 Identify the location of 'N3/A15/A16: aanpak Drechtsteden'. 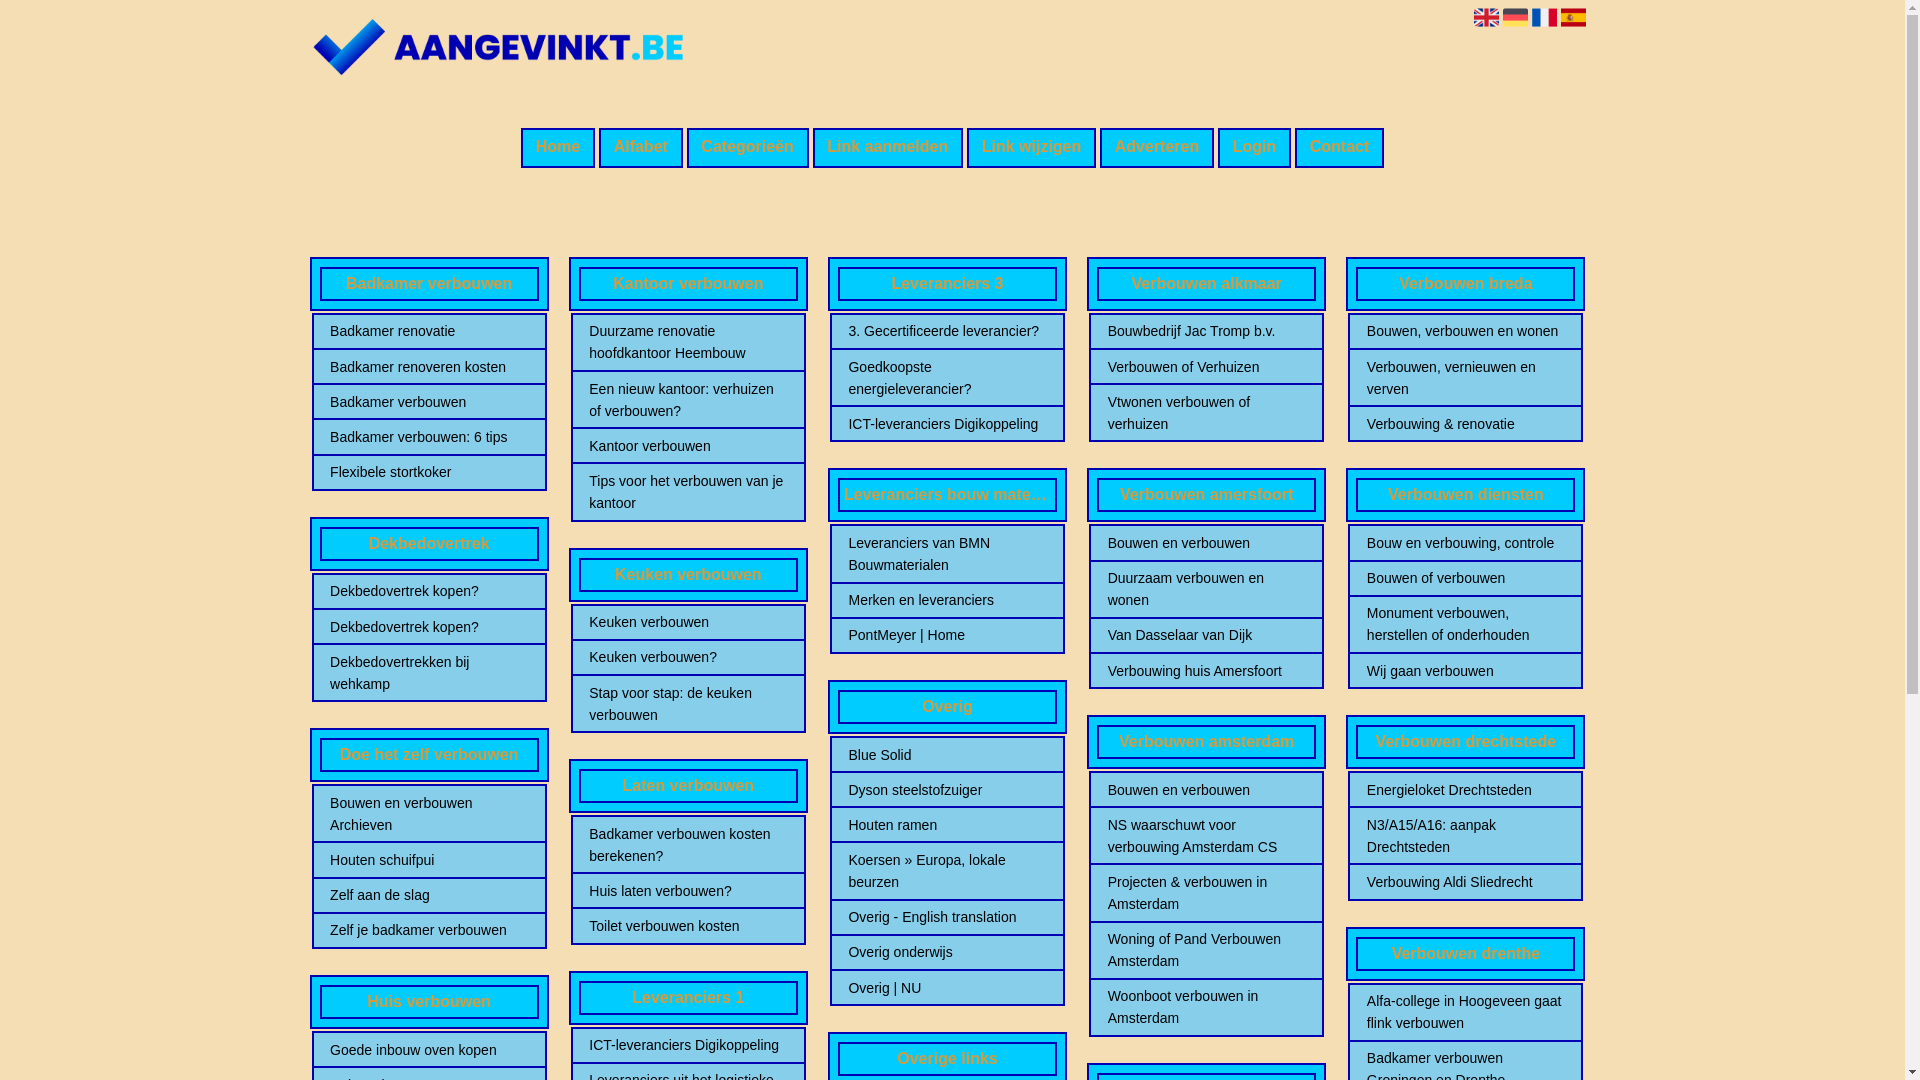
(1465, 836).